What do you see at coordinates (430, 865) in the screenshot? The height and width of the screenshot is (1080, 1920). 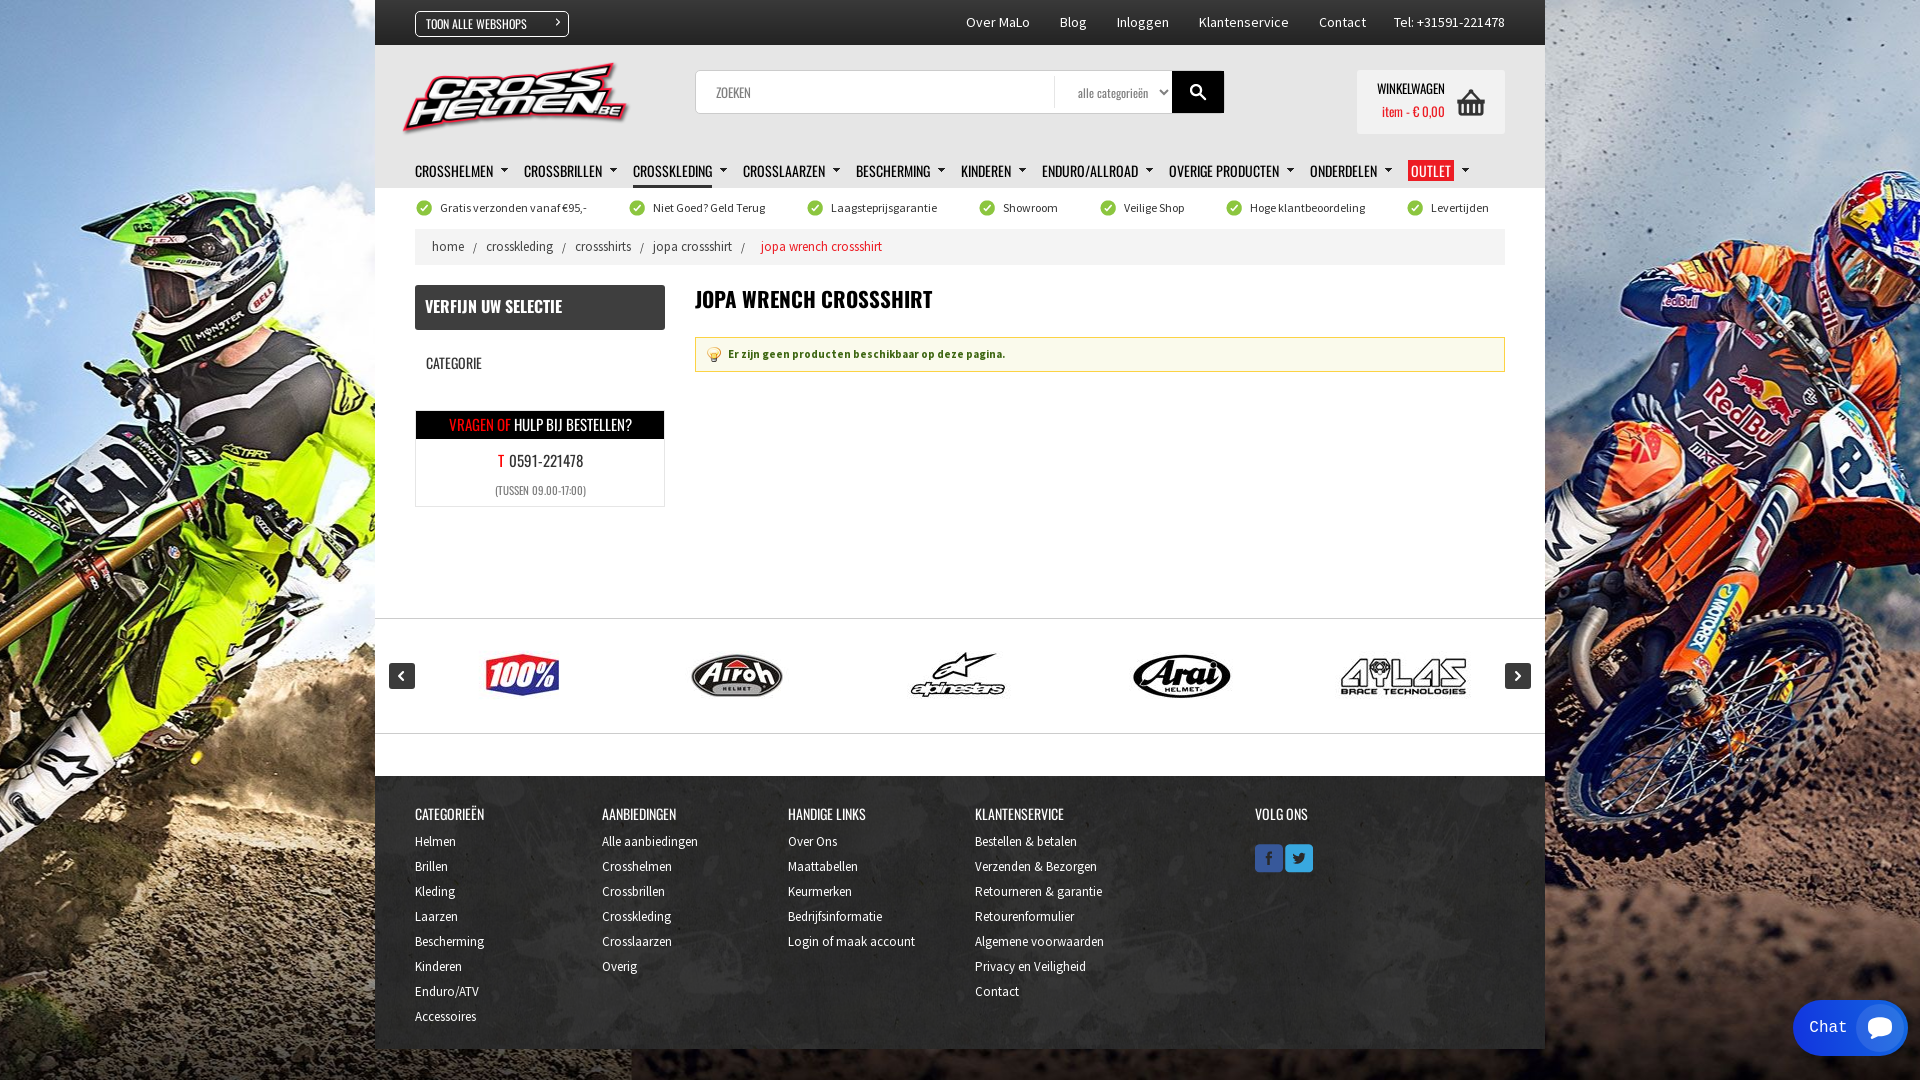 I see `'Brillen'` at bounding box center [430, 865].